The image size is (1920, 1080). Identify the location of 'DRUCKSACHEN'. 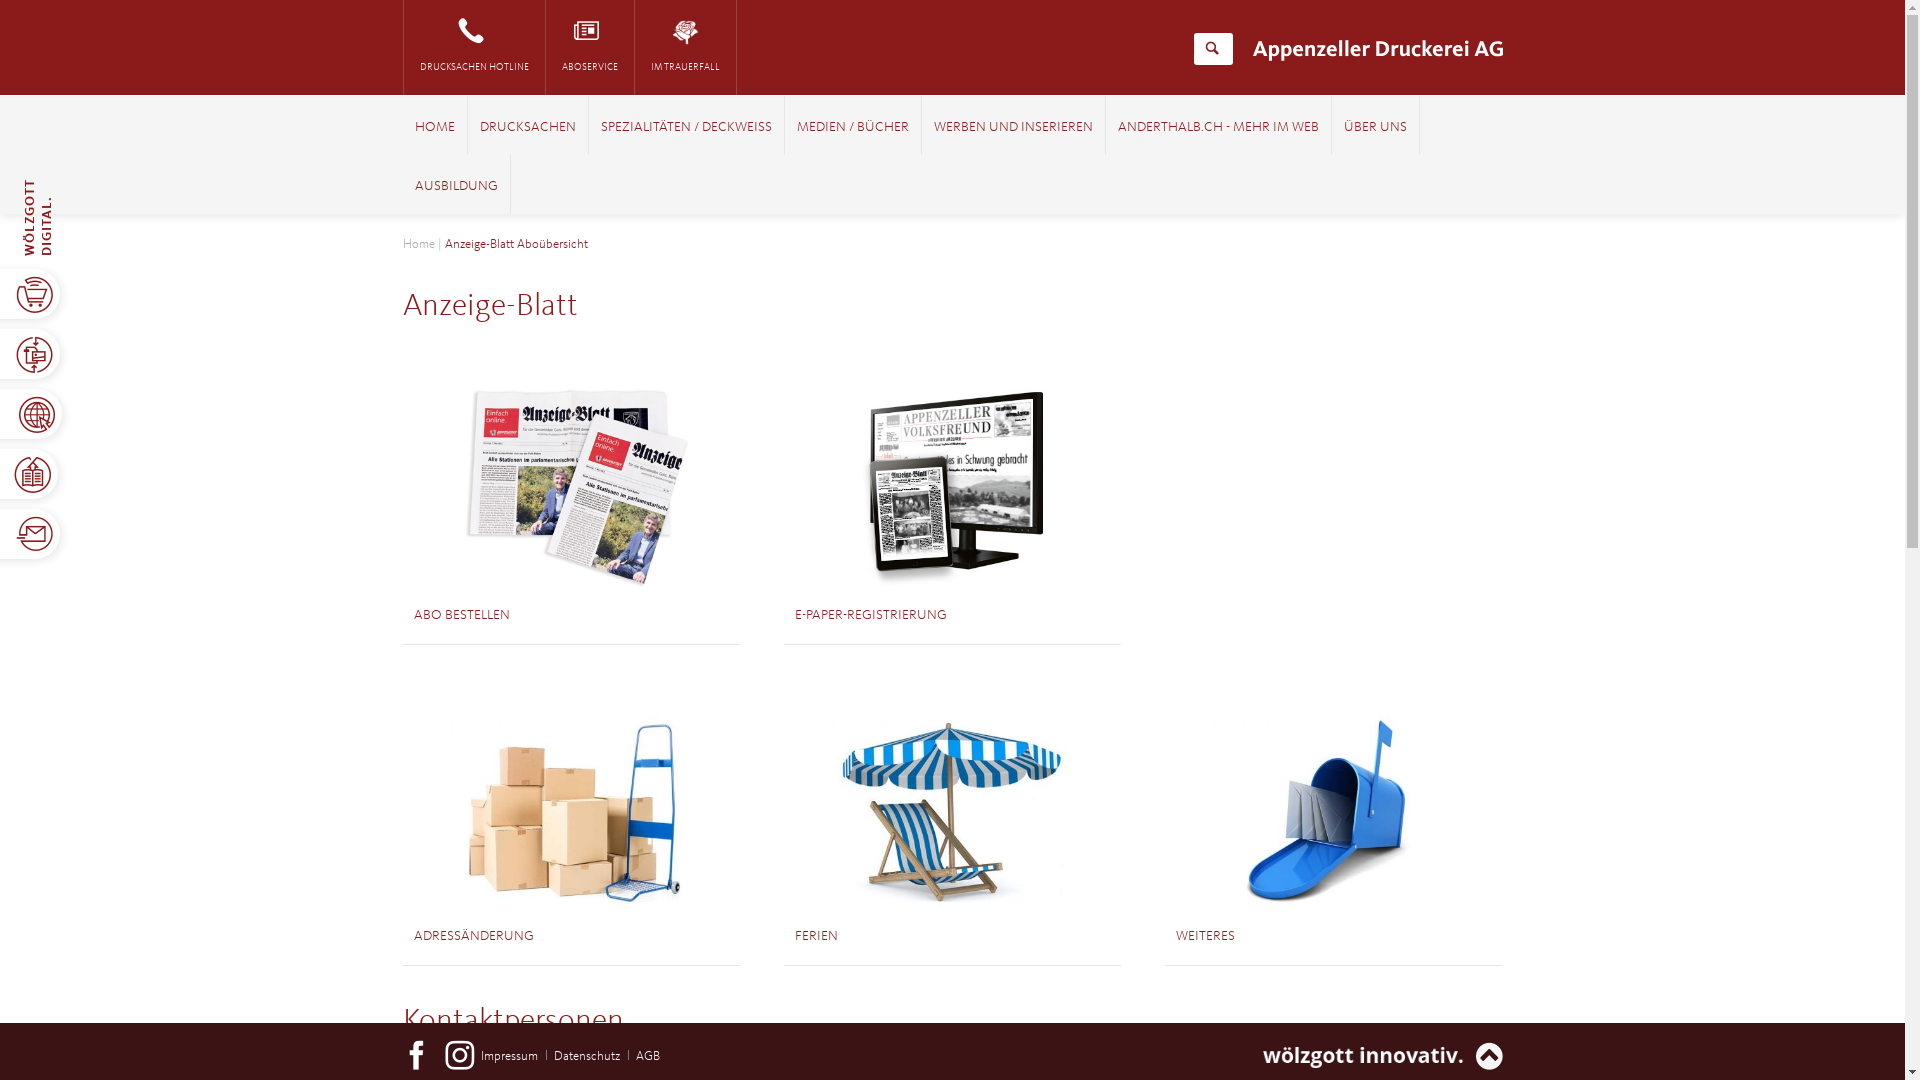
(480, 127).